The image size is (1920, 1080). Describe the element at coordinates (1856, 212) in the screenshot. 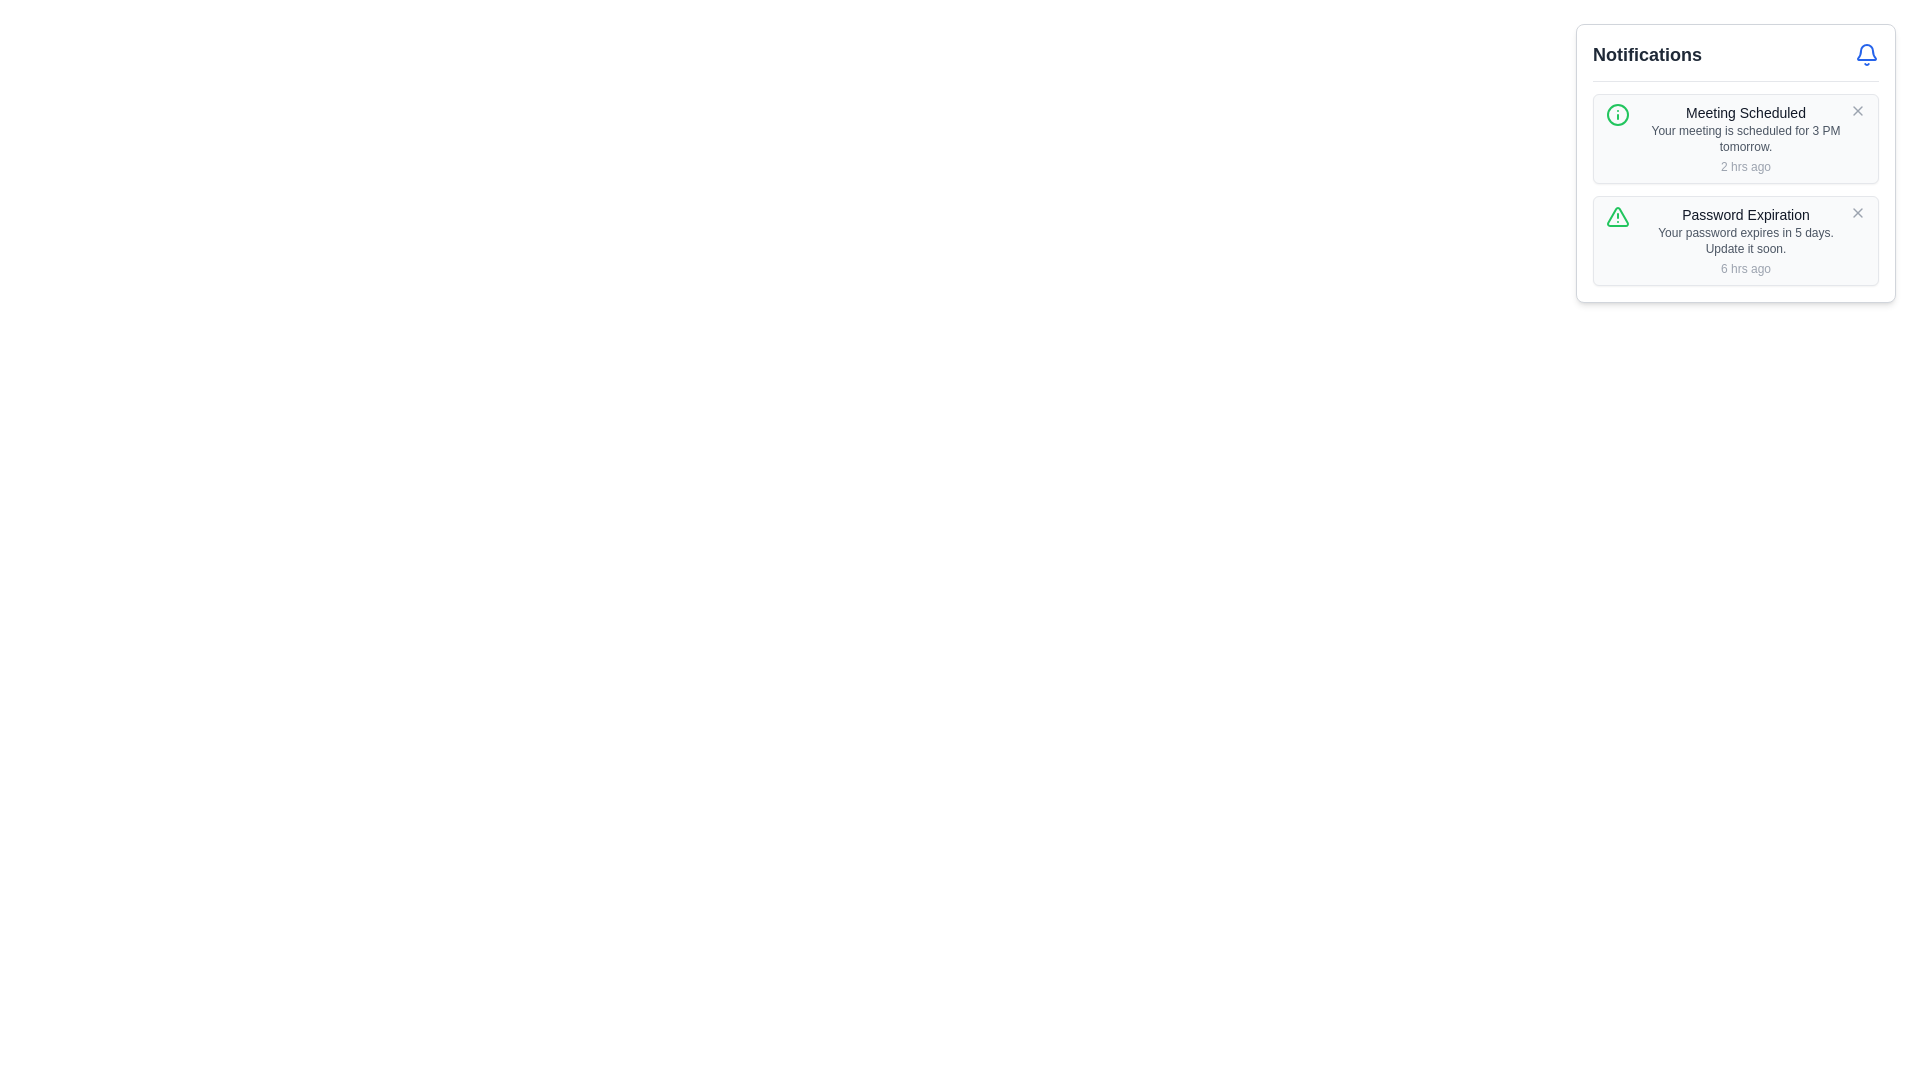

I see `the small gray 'X' icon in the top-right corner of the 'Password Expiration' notification box to trigger its hover state` at that location.